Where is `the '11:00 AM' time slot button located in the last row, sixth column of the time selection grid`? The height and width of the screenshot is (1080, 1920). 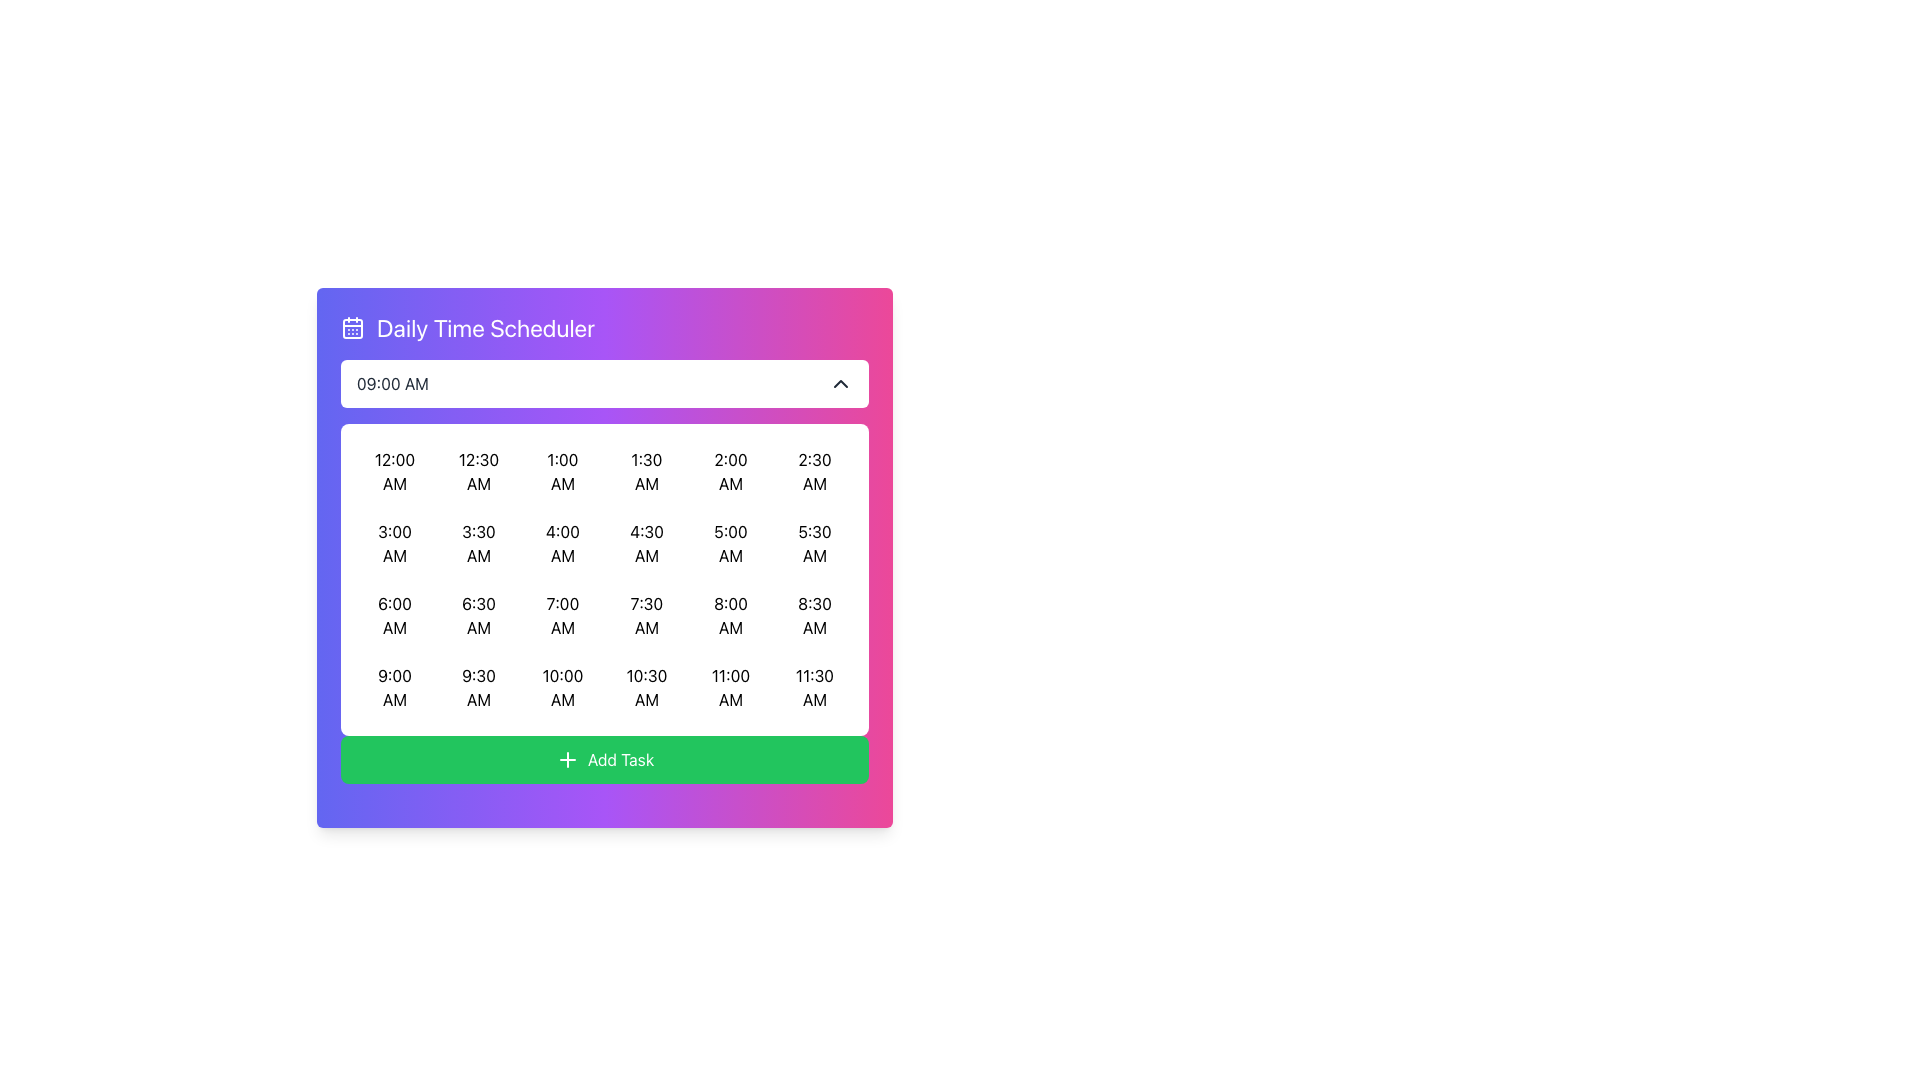 the '11:00 AM' time slot button located in the last row, sixth column of the time selection grid is located at coordinates (729, 686).